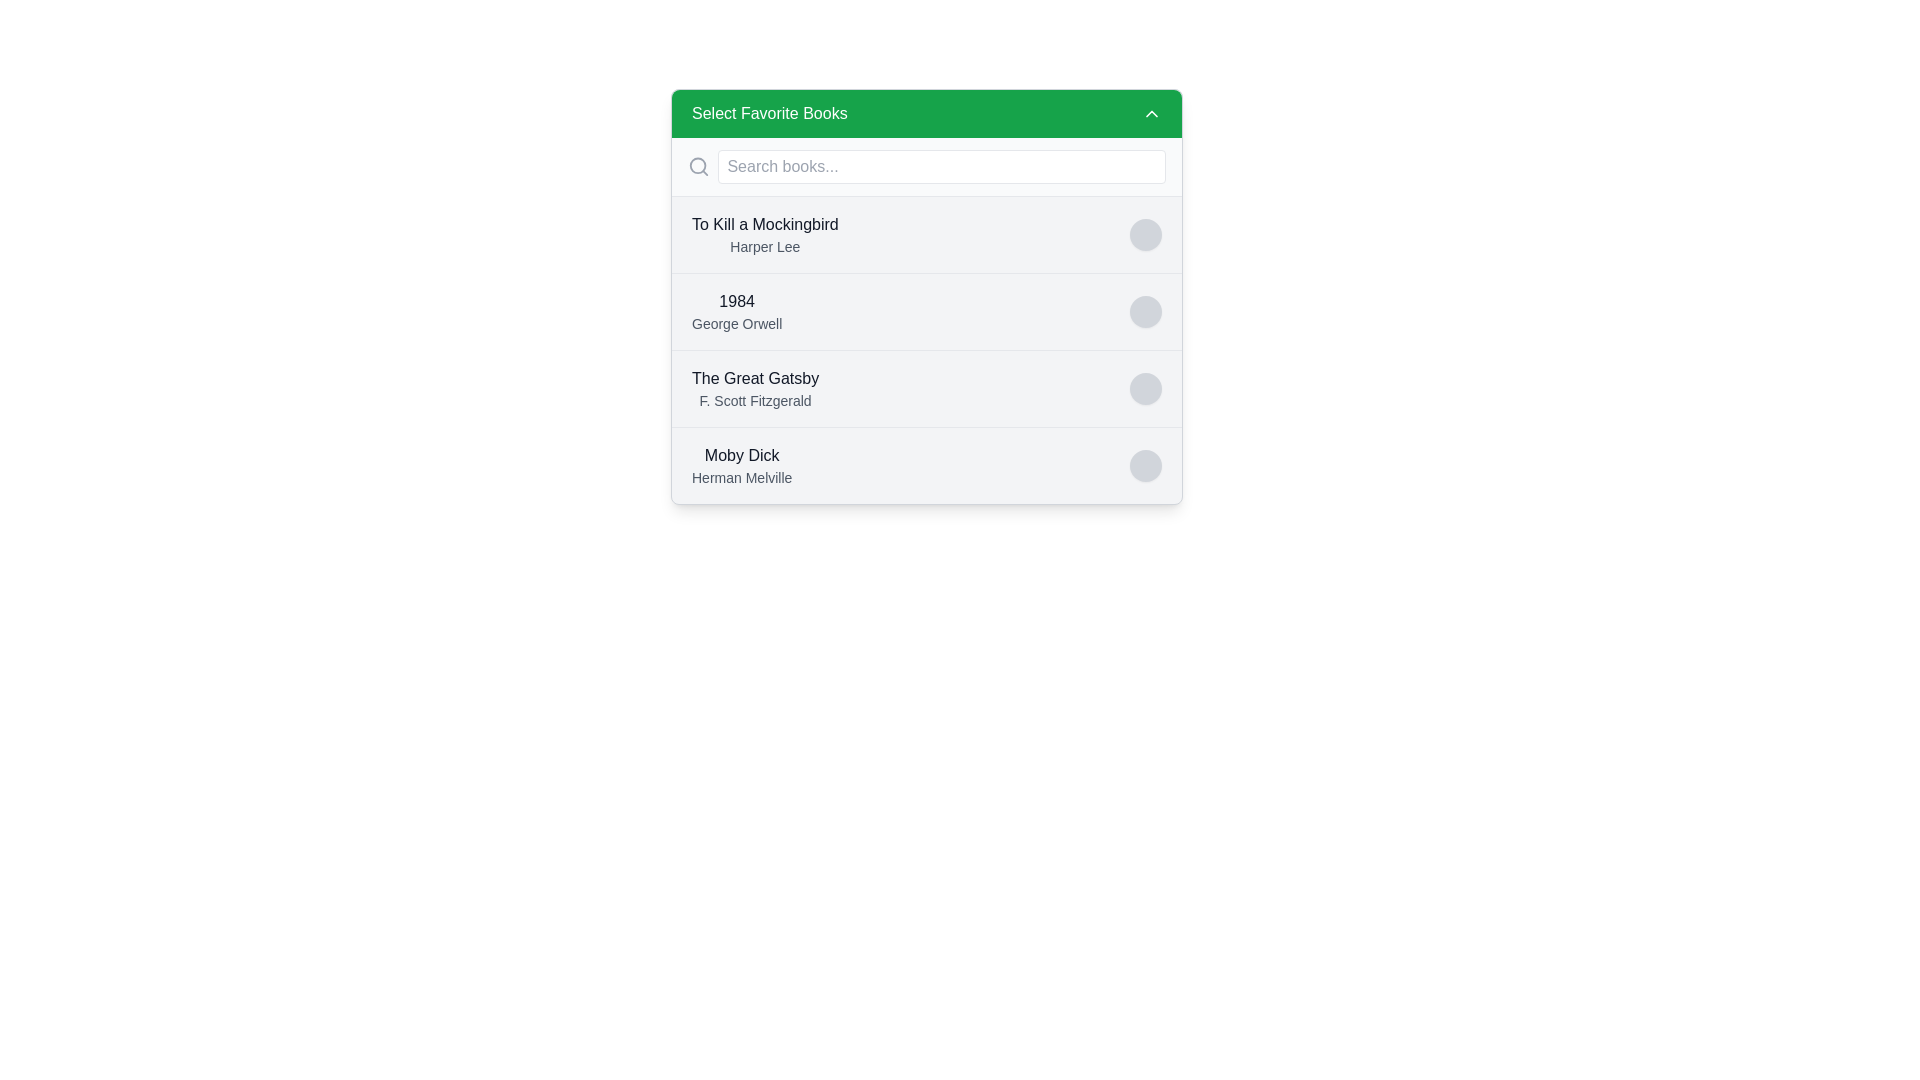 The width and height of the screenshot is (1920, 1080). What do you see at coordinates (764, 245) in the screenshot?
I see `text label 'Harper Lee' located below the book title 'To Kill a Mockingbird' in the book list` at bounding box center [764, 245].